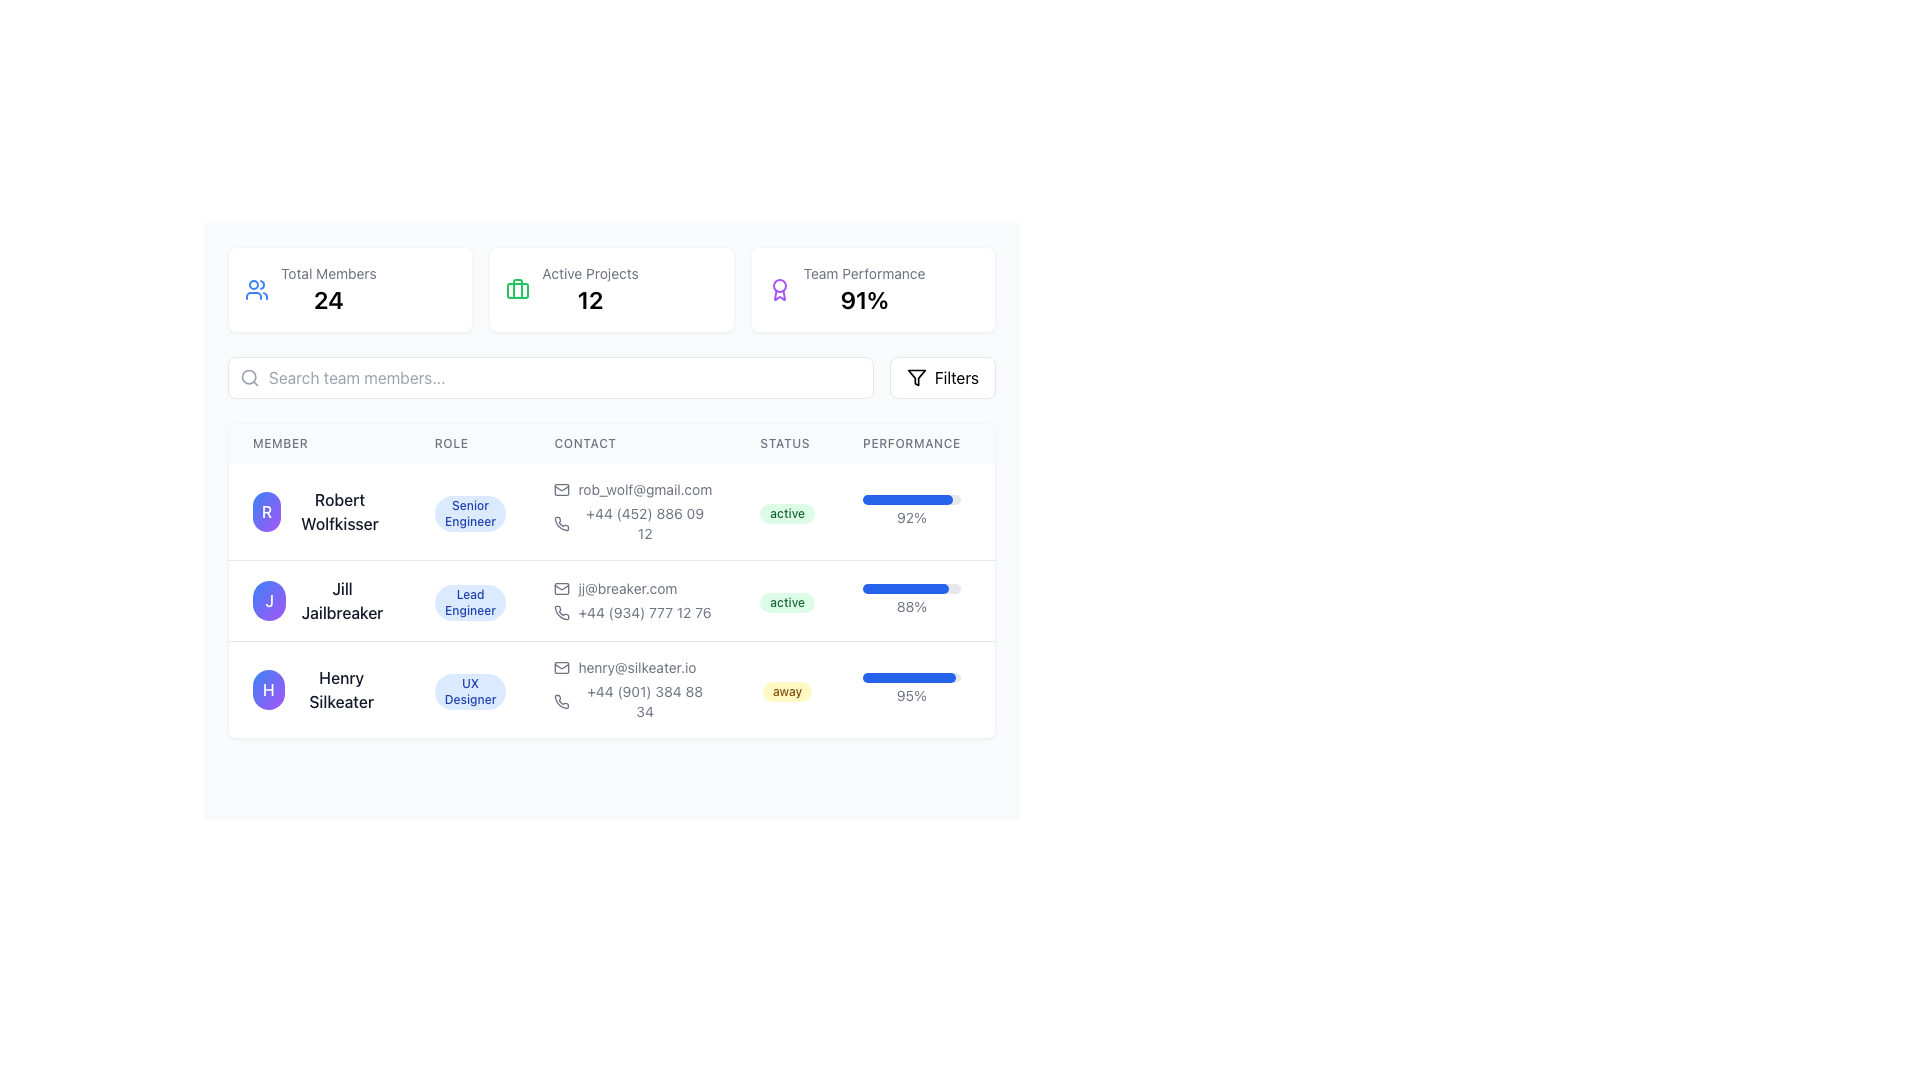 This screenshot has width=1920, height=1080. I want to click on displayed information from the Informational summary widget that shows the total number of members associated with the context, located at the top-left of the interface, so click(328, 289).